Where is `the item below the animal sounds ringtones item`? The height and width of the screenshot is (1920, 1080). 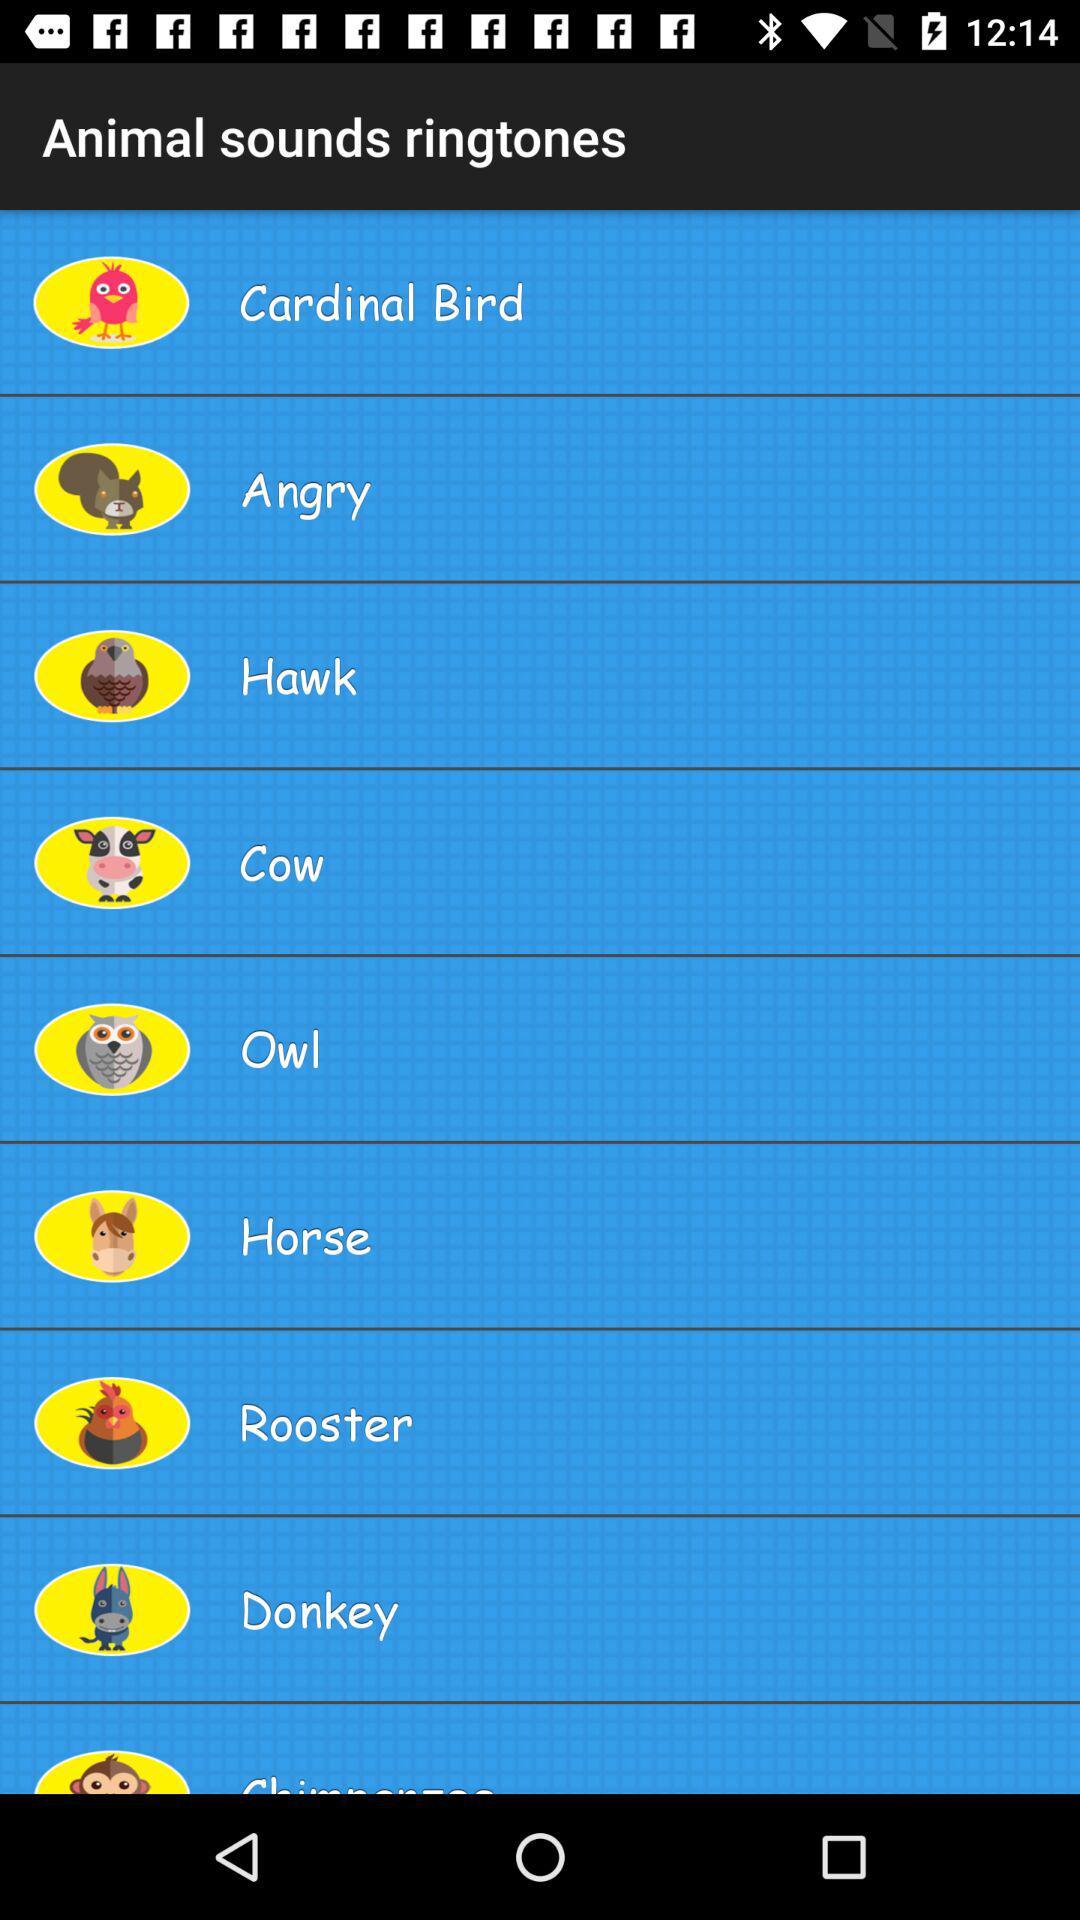
the item below the animal sounds ringtones item is located at coordinates (651, 300).